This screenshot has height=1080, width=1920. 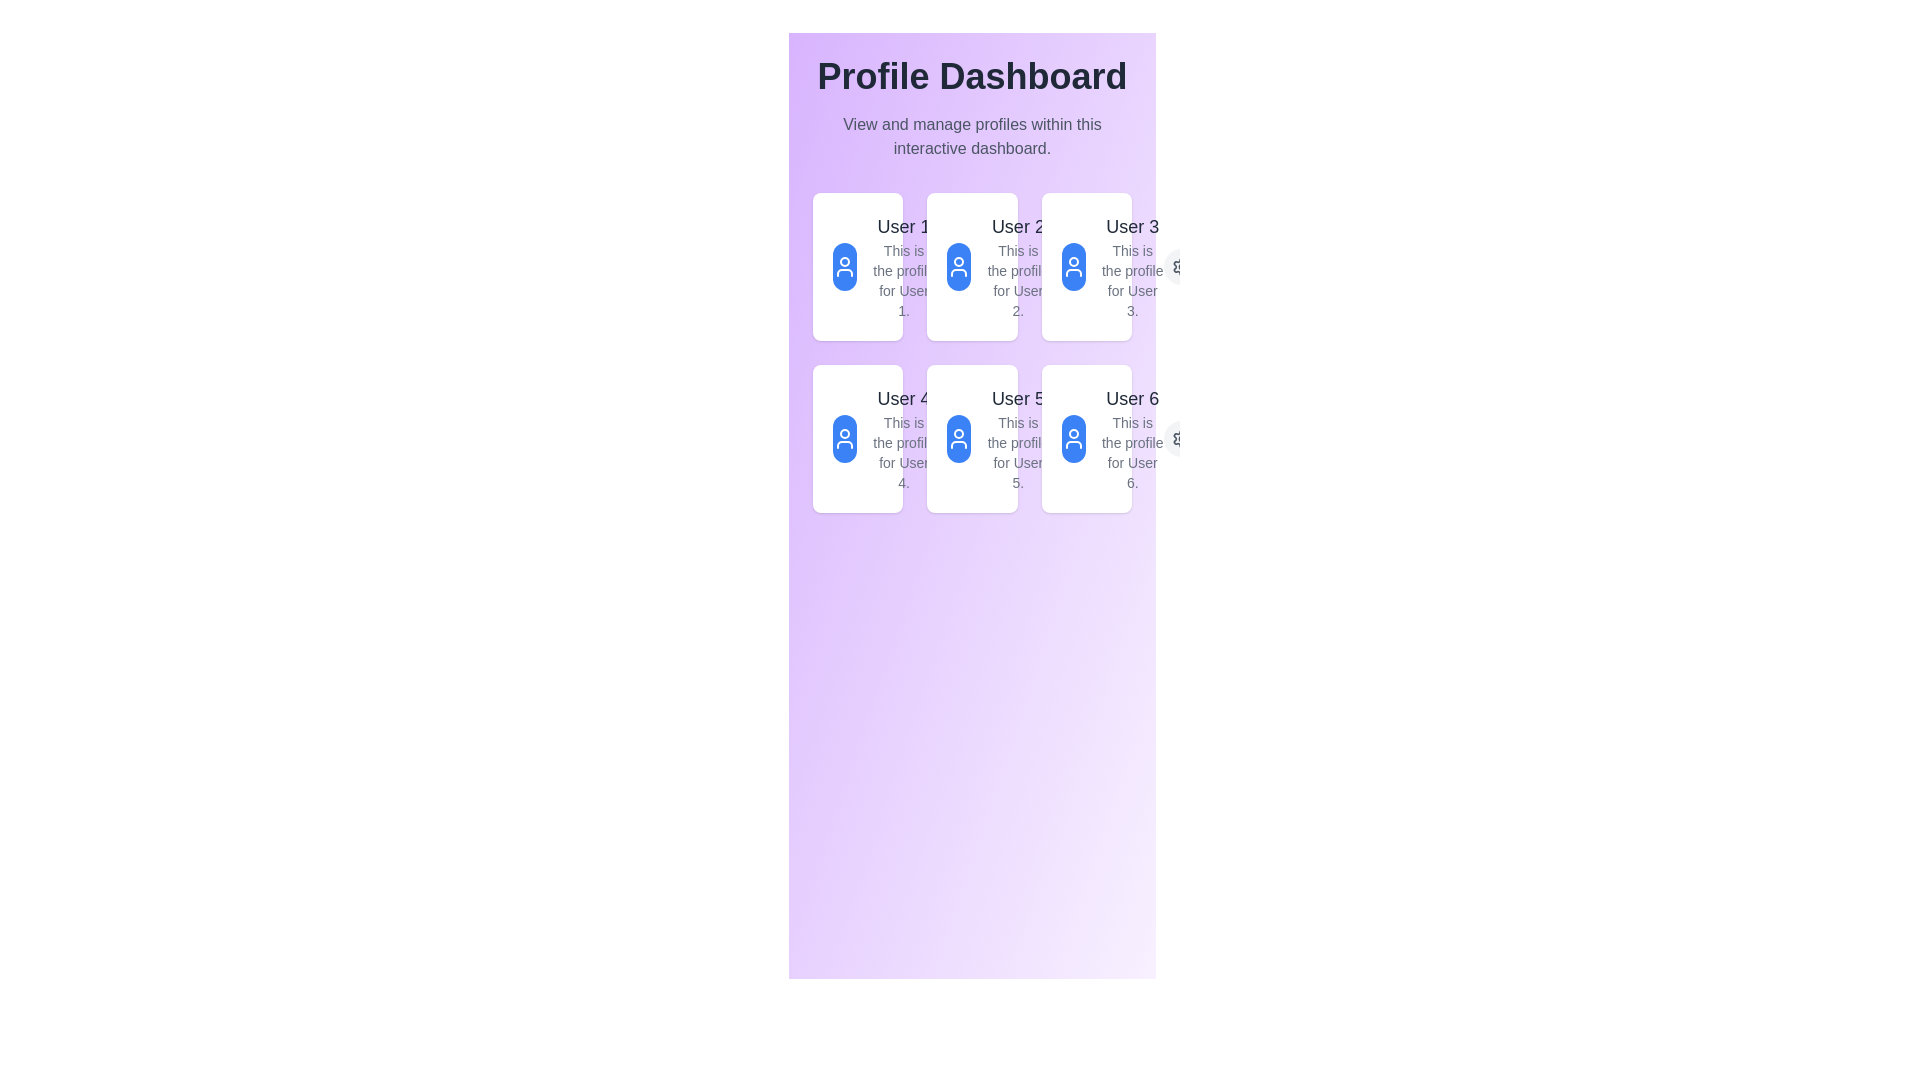 What do you see at coordinates (844, 265) in the screenshot?
I see `the user profile avatar icon button located at the top left corner of the 'User 1' card in the grid layout` at bounding box center [844, 265].